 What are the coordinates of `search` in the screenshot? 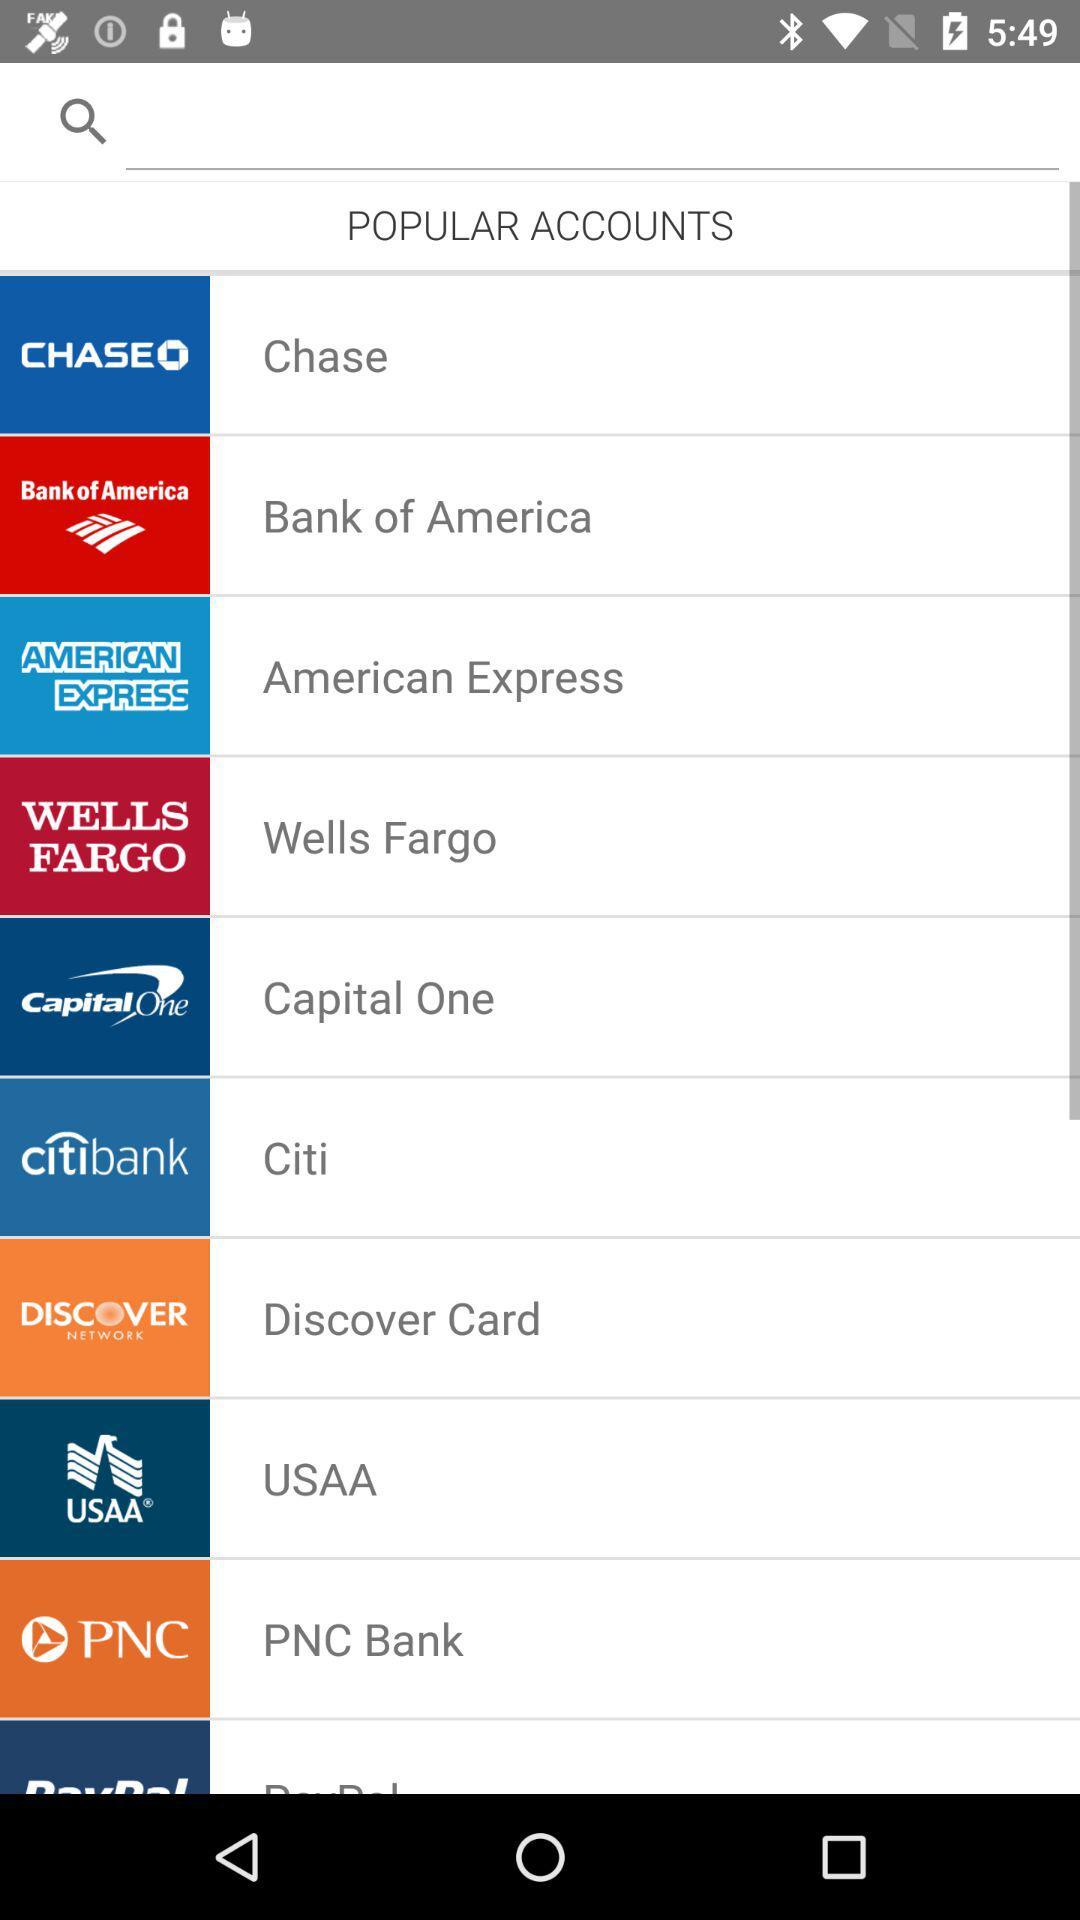 It's located at (591, 119).